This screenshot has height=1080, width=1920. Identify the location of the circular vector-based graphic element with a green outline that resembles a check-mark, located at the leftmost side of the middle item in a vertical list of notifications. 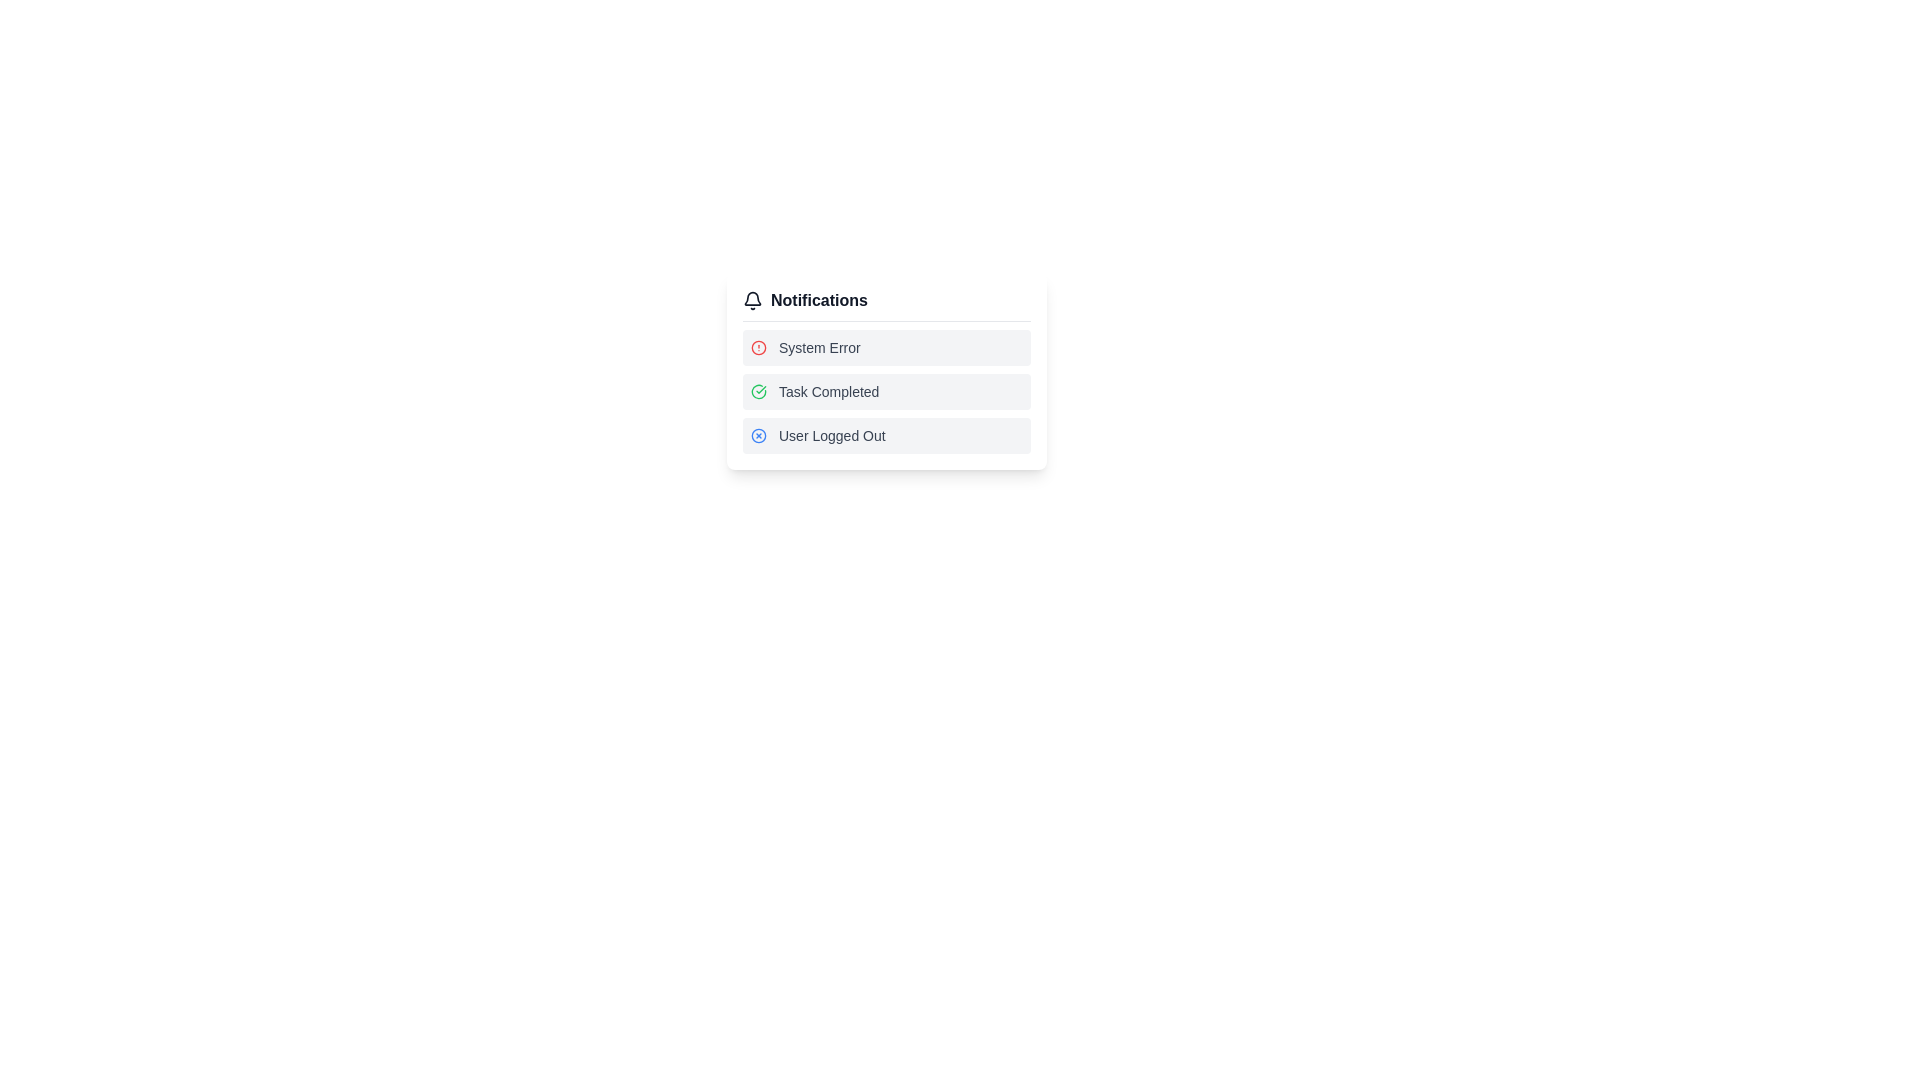
(757, 392).